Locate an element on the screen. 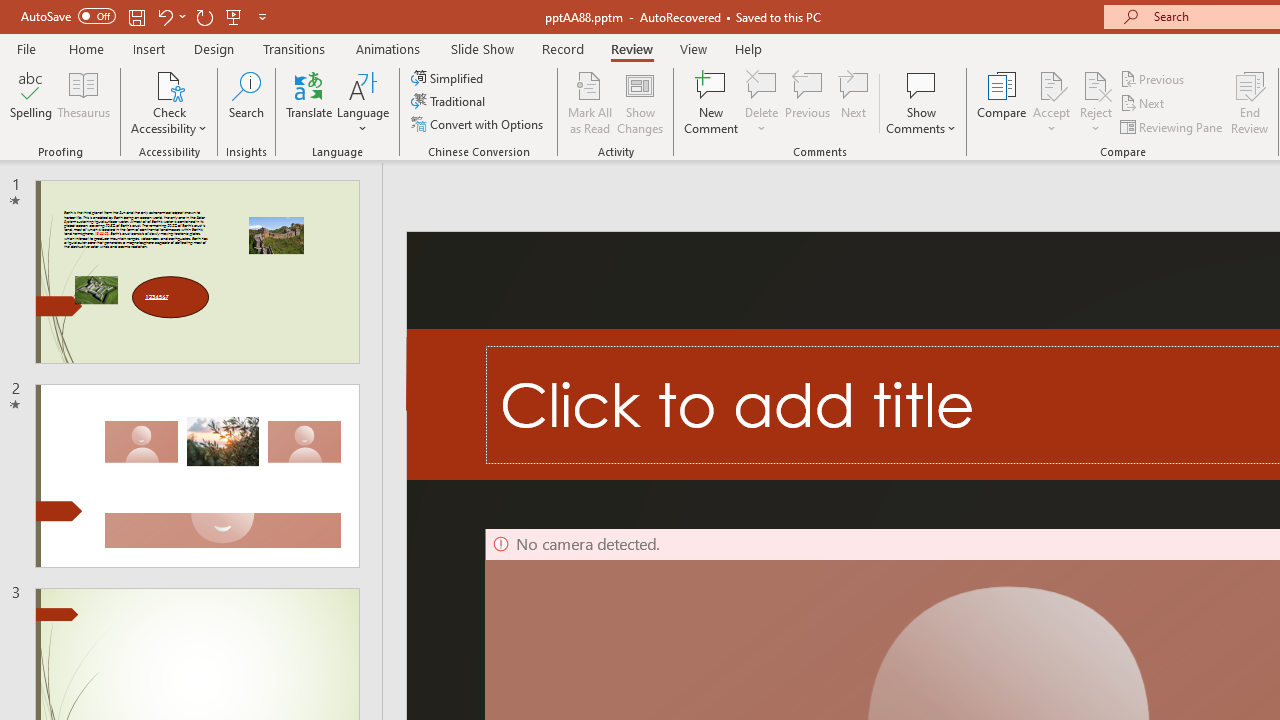 This screenshot has width=1280, height=720. 'Previous' is located at coordinates (1153, 78).